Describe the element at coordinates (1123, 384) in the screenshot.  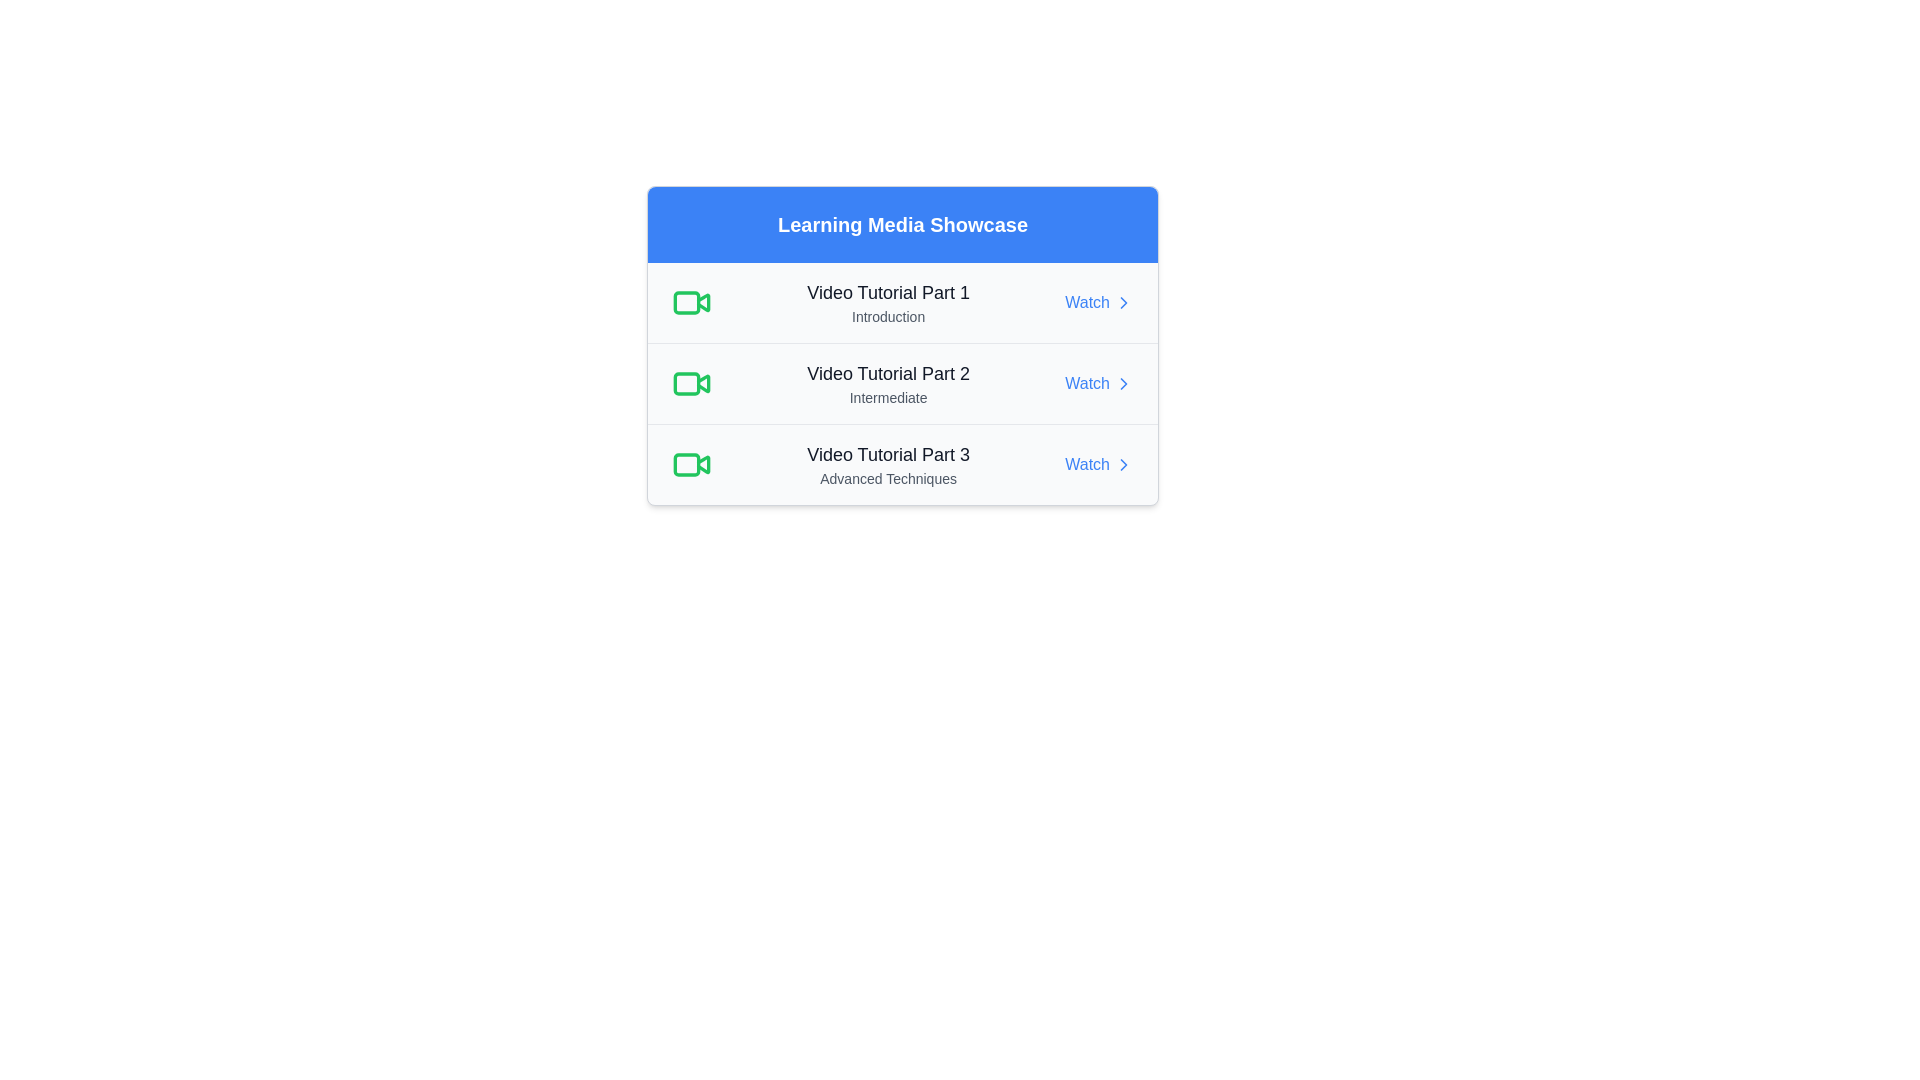
I see `the right-pointing arrow icon in the 'Watch' button row for 'Video Tutorial Part 3'` at that location.